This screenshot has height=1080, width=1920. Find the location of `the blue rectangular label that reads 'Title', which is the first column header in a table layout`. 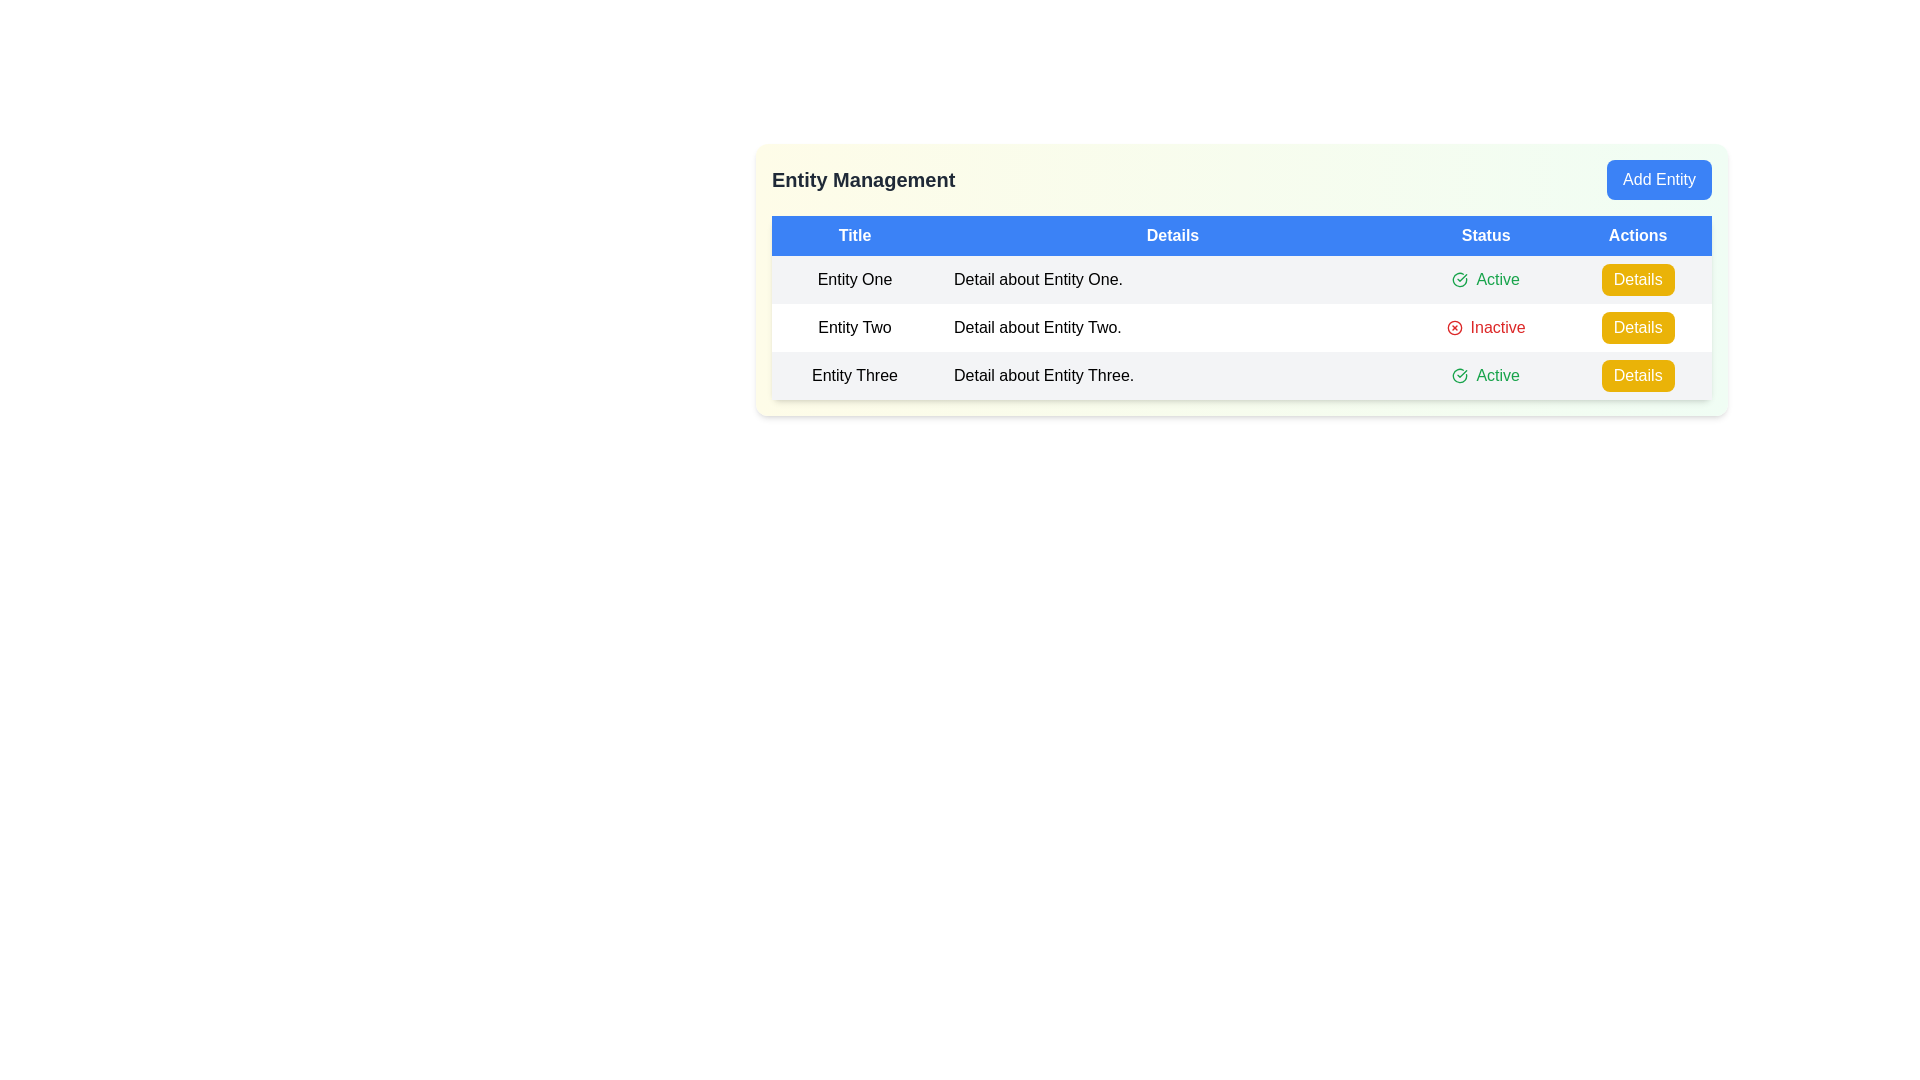

the blue rectangular label that reads 'Title', which is the first column header in a table layout is located at coordinates (854, 234).